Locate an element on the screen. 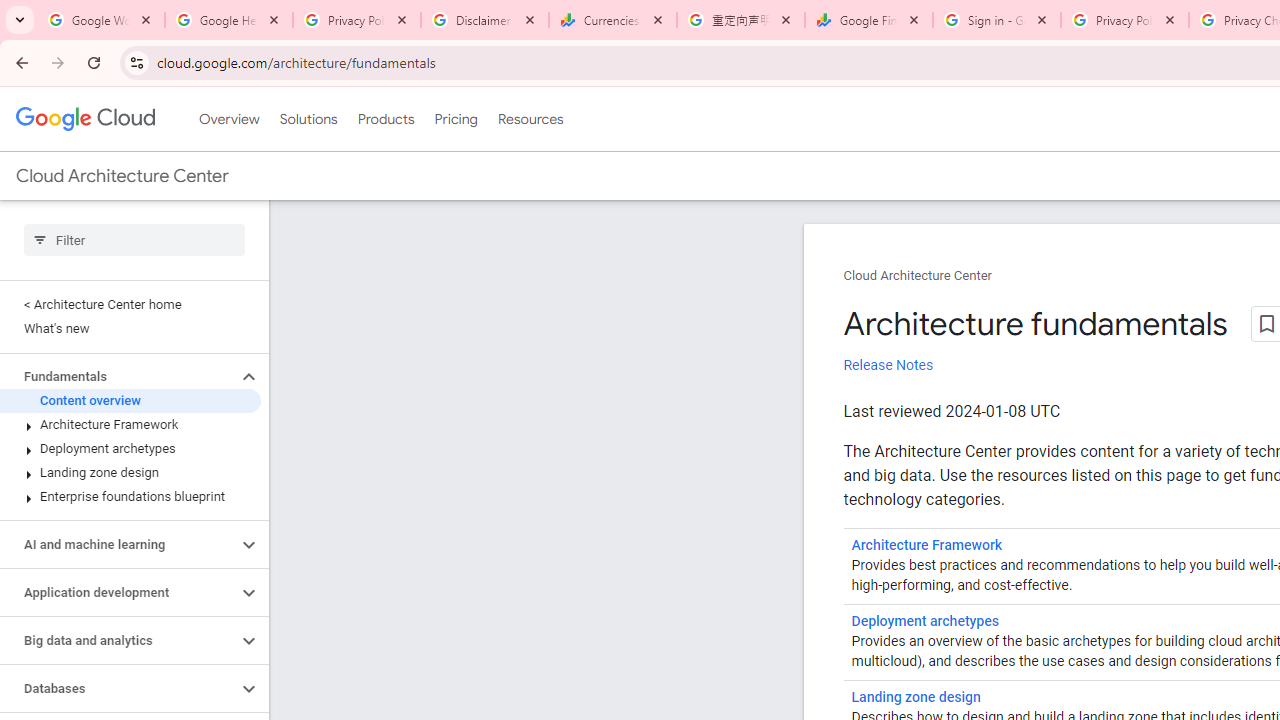  'Fundamentals' is located at coordinates (117, 376).